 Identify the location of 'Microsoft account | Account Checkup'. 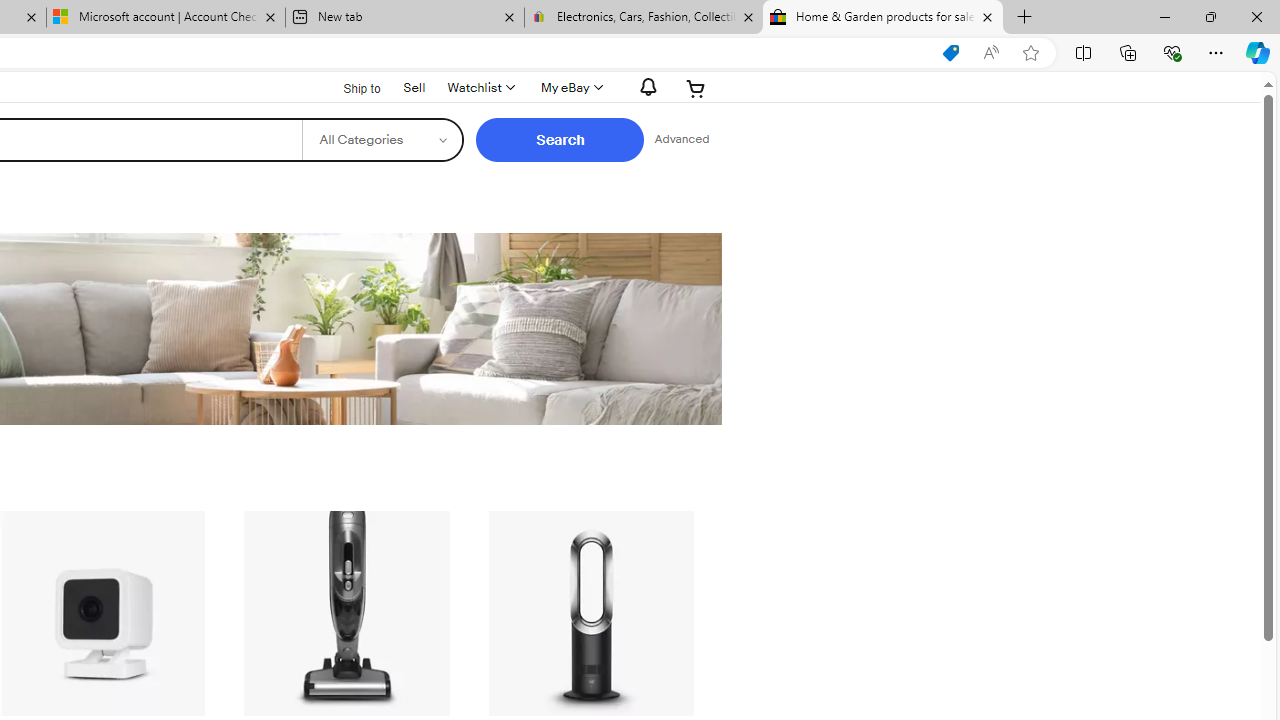
(166, 17).